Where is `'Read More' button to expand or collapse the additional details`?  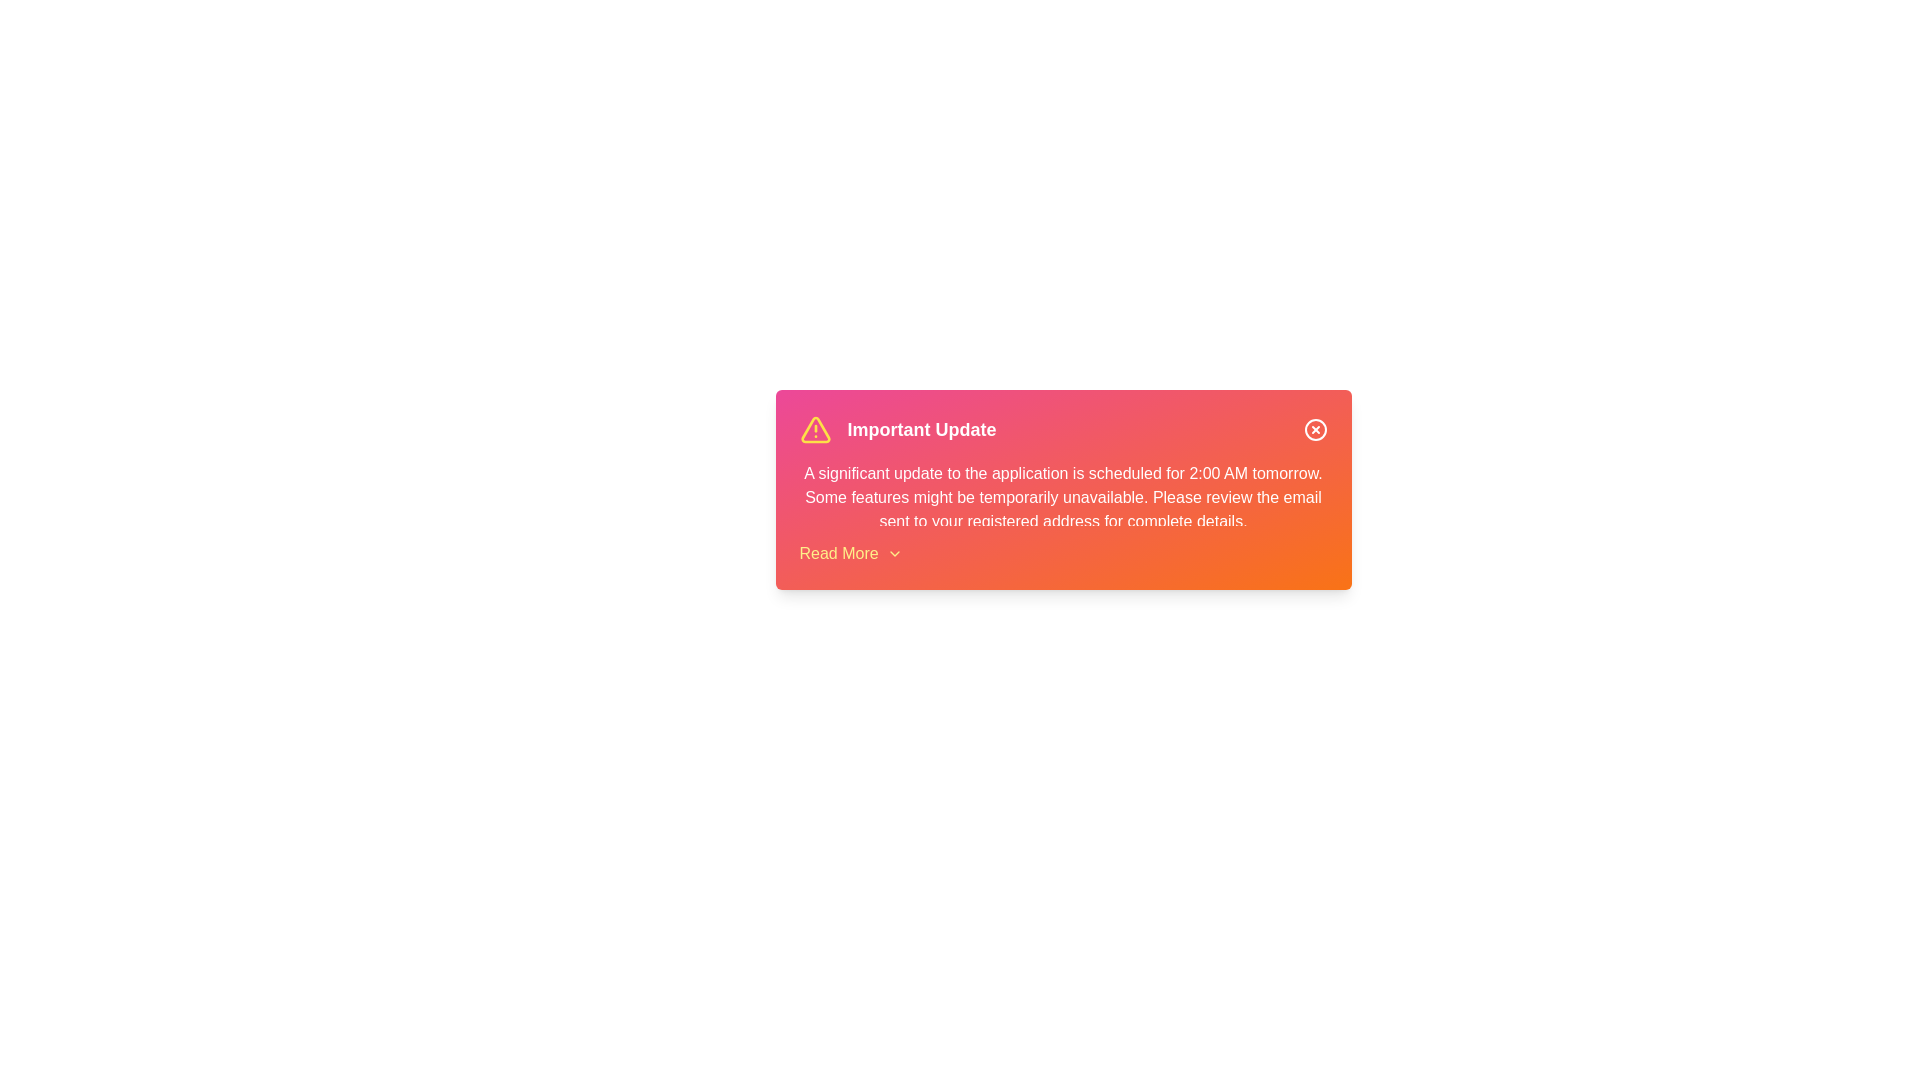 'Read More' button to expand or collapse the additional details is located at coordinates (850, 554).